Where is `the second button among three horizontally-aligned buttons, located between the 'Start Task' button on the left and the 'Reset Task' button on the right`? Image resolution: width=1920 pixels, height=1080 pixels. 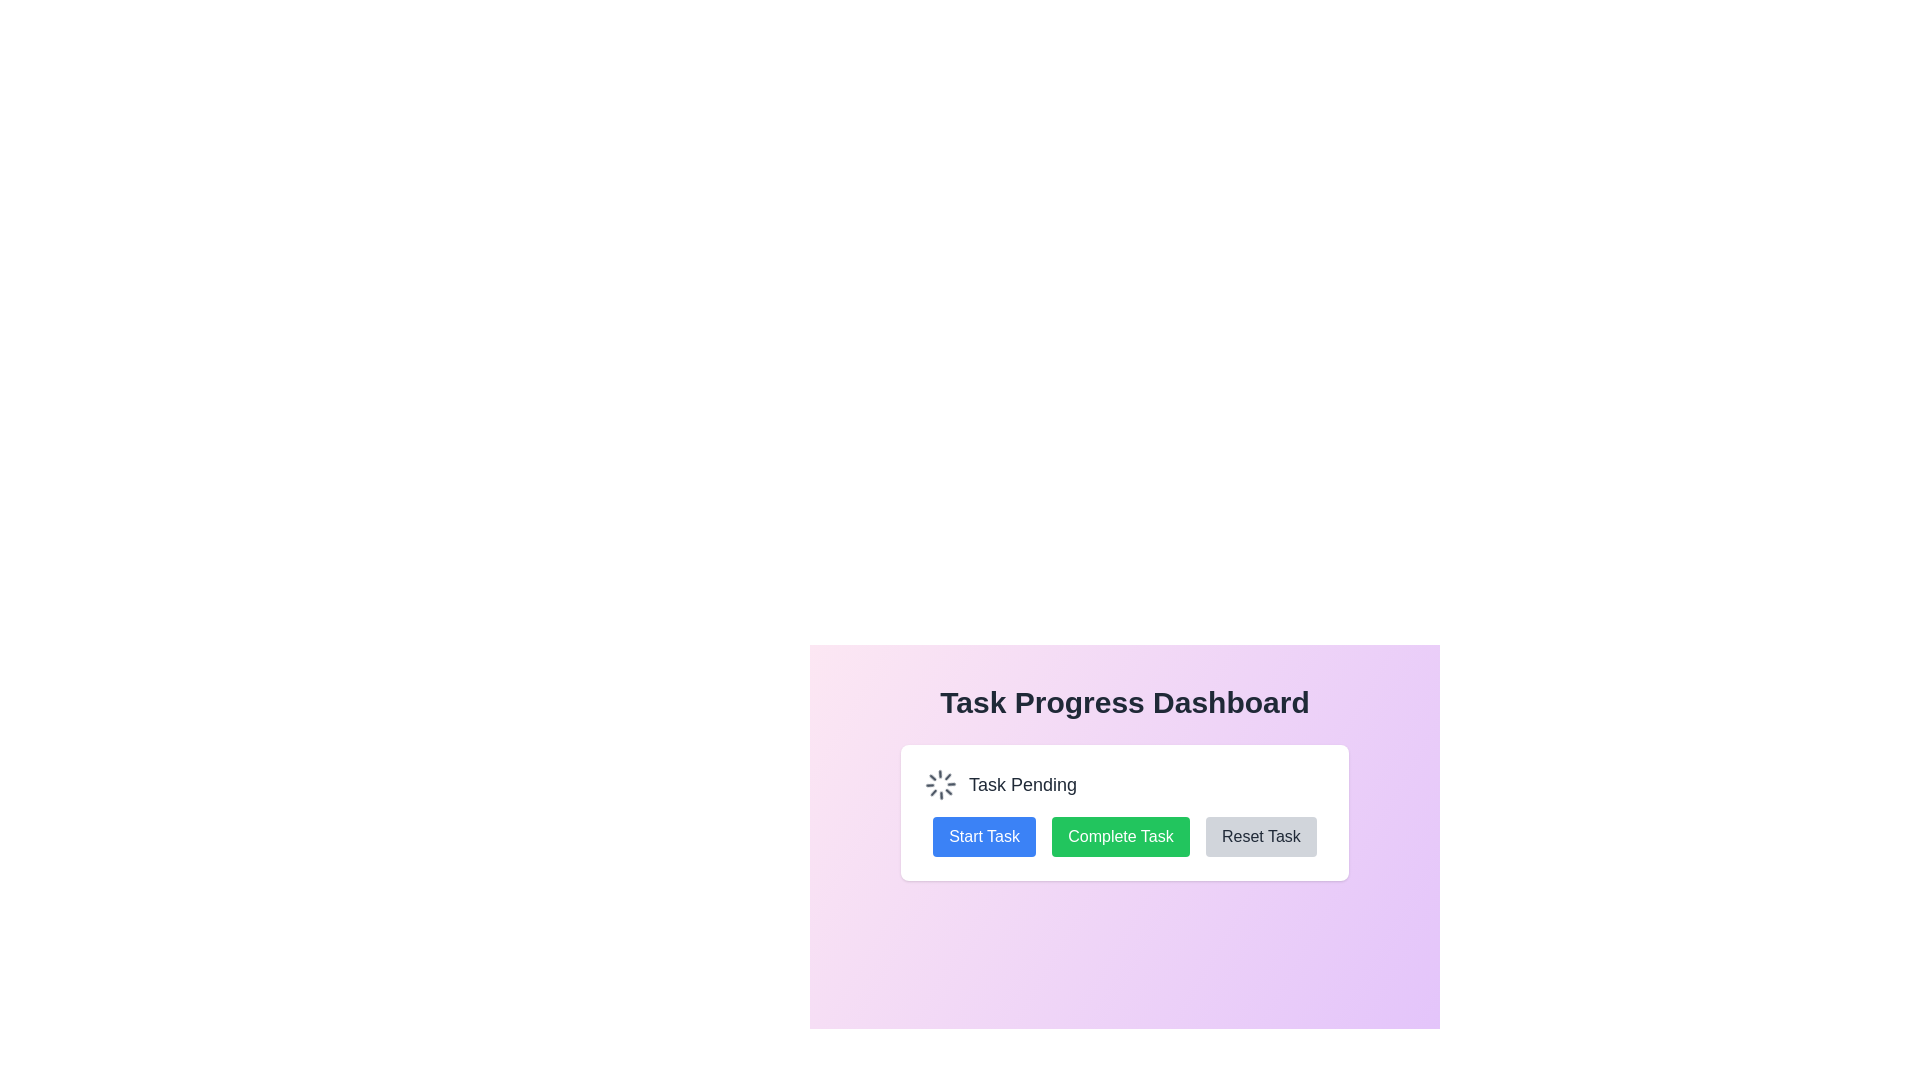 the second button among three horizontally-aligned buttons, located between the 'Start Task' button on the left and the 'Reset Task' button on the right is located at coordinates (1120, 837).